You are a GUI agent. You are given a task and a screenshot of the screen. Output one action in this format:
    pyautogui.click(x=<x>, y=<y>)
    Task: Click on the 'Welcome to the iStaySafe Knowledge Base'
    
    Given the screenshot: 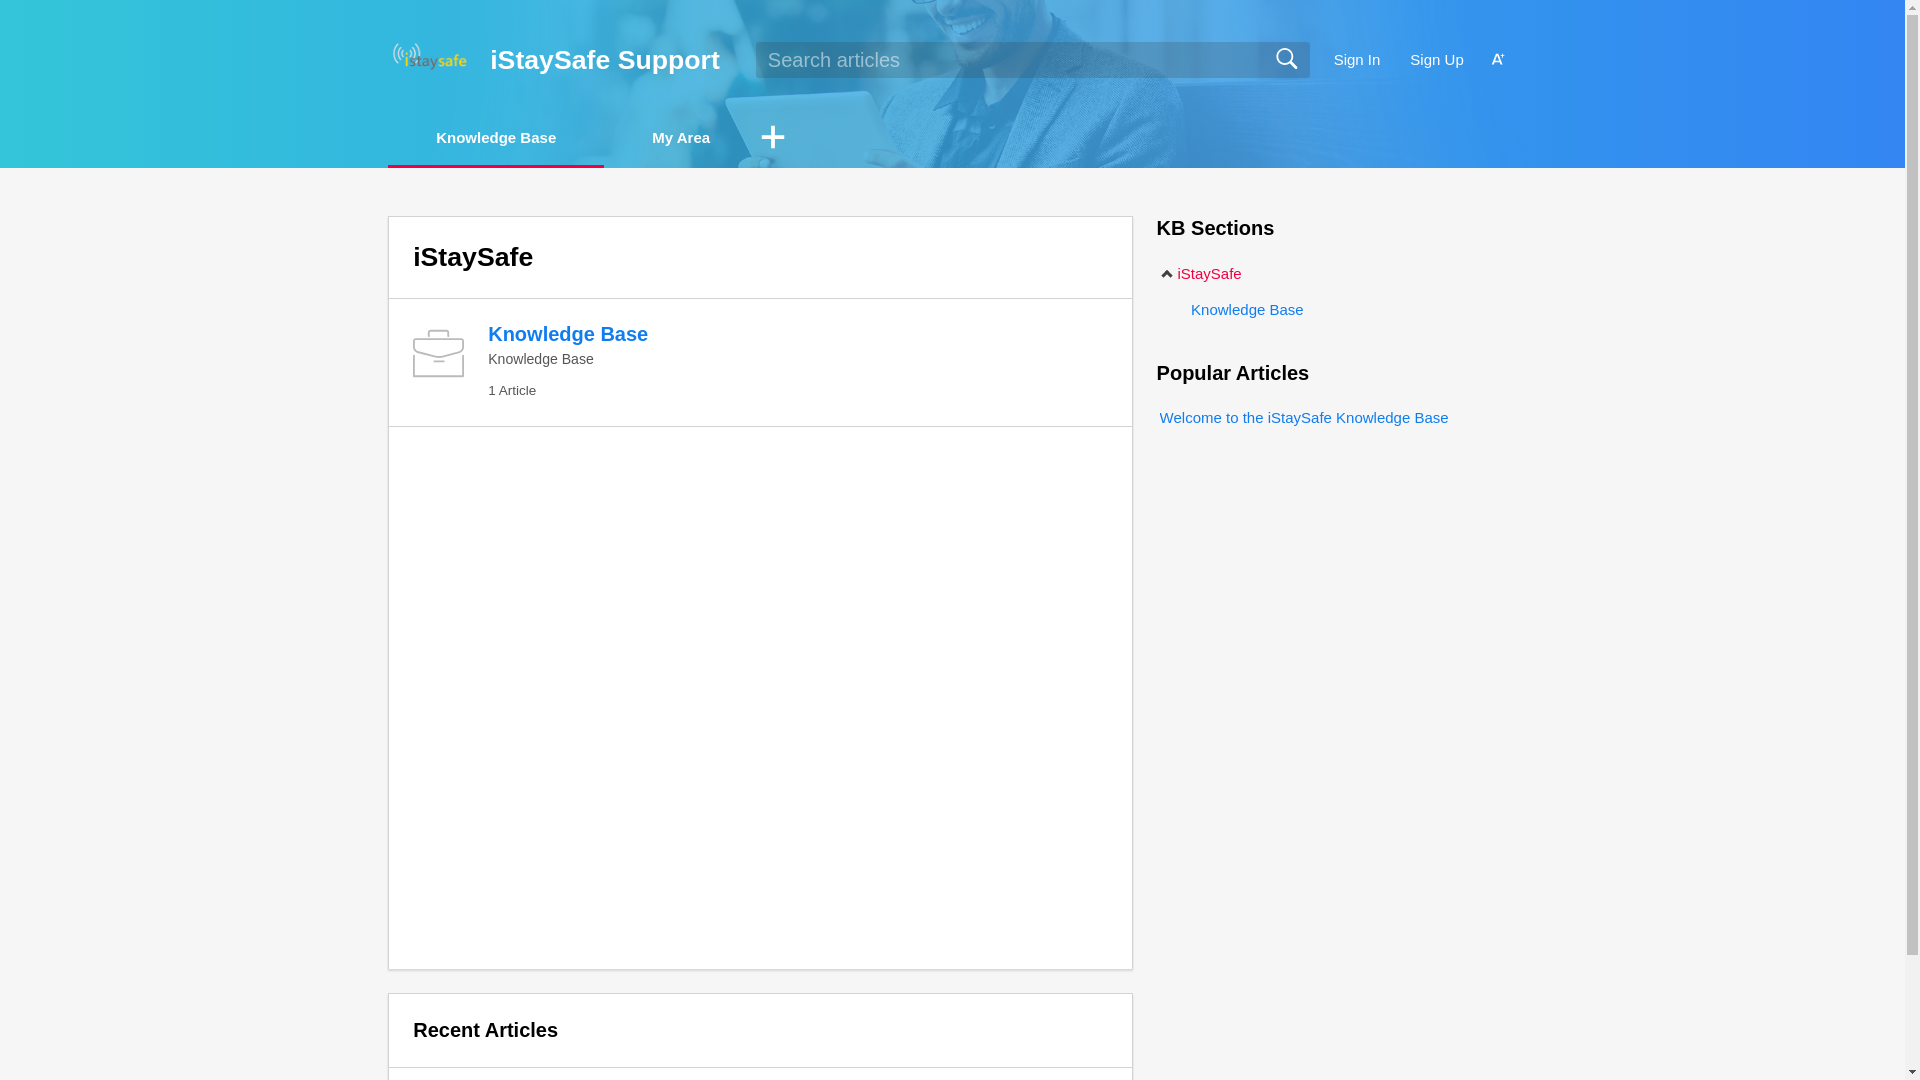 What is the action you would take?
    pyautogui.click(x=1302, y=416)
    